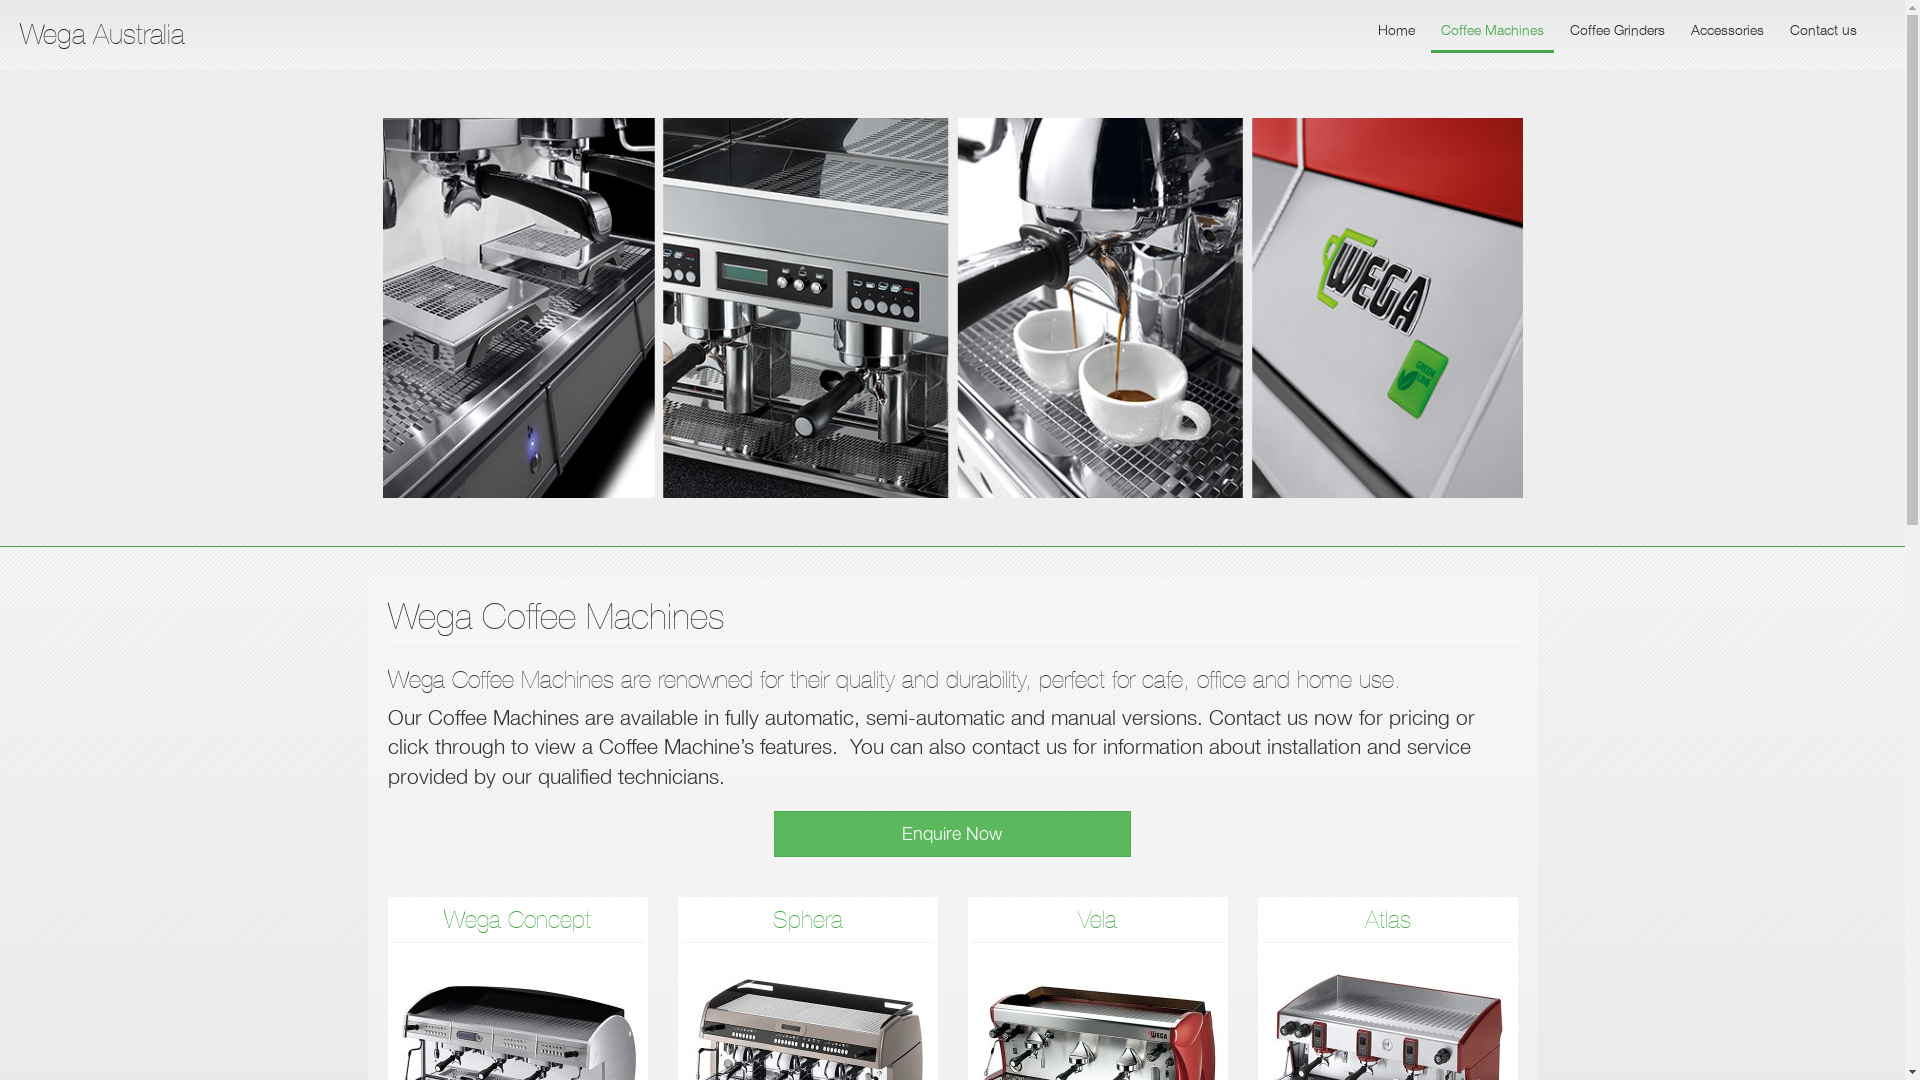  Describe the element at coordinates (1726, 31) in the screenshot. I see `'Accessories'` at that location.